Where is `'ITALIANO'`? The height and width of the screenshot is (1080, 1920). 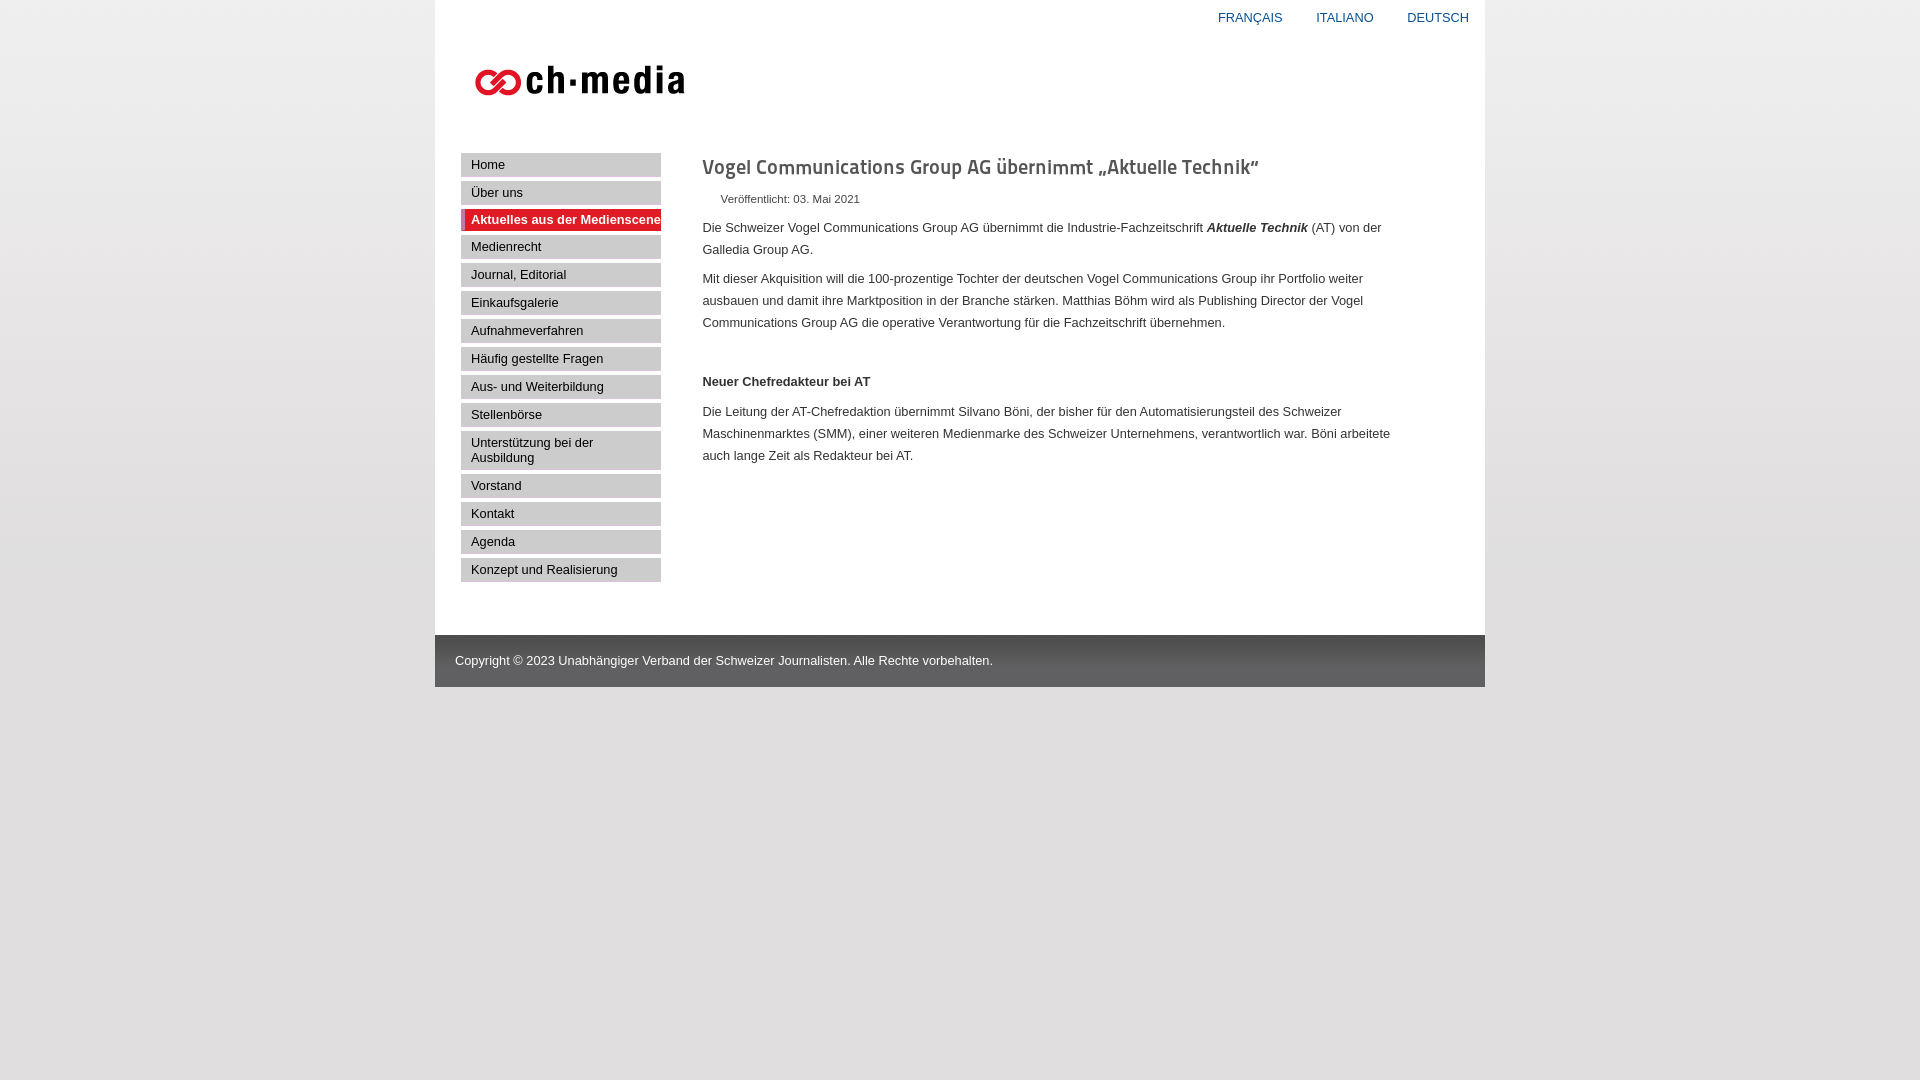 'ITALIANO' is located at coordinates (1346, 17).